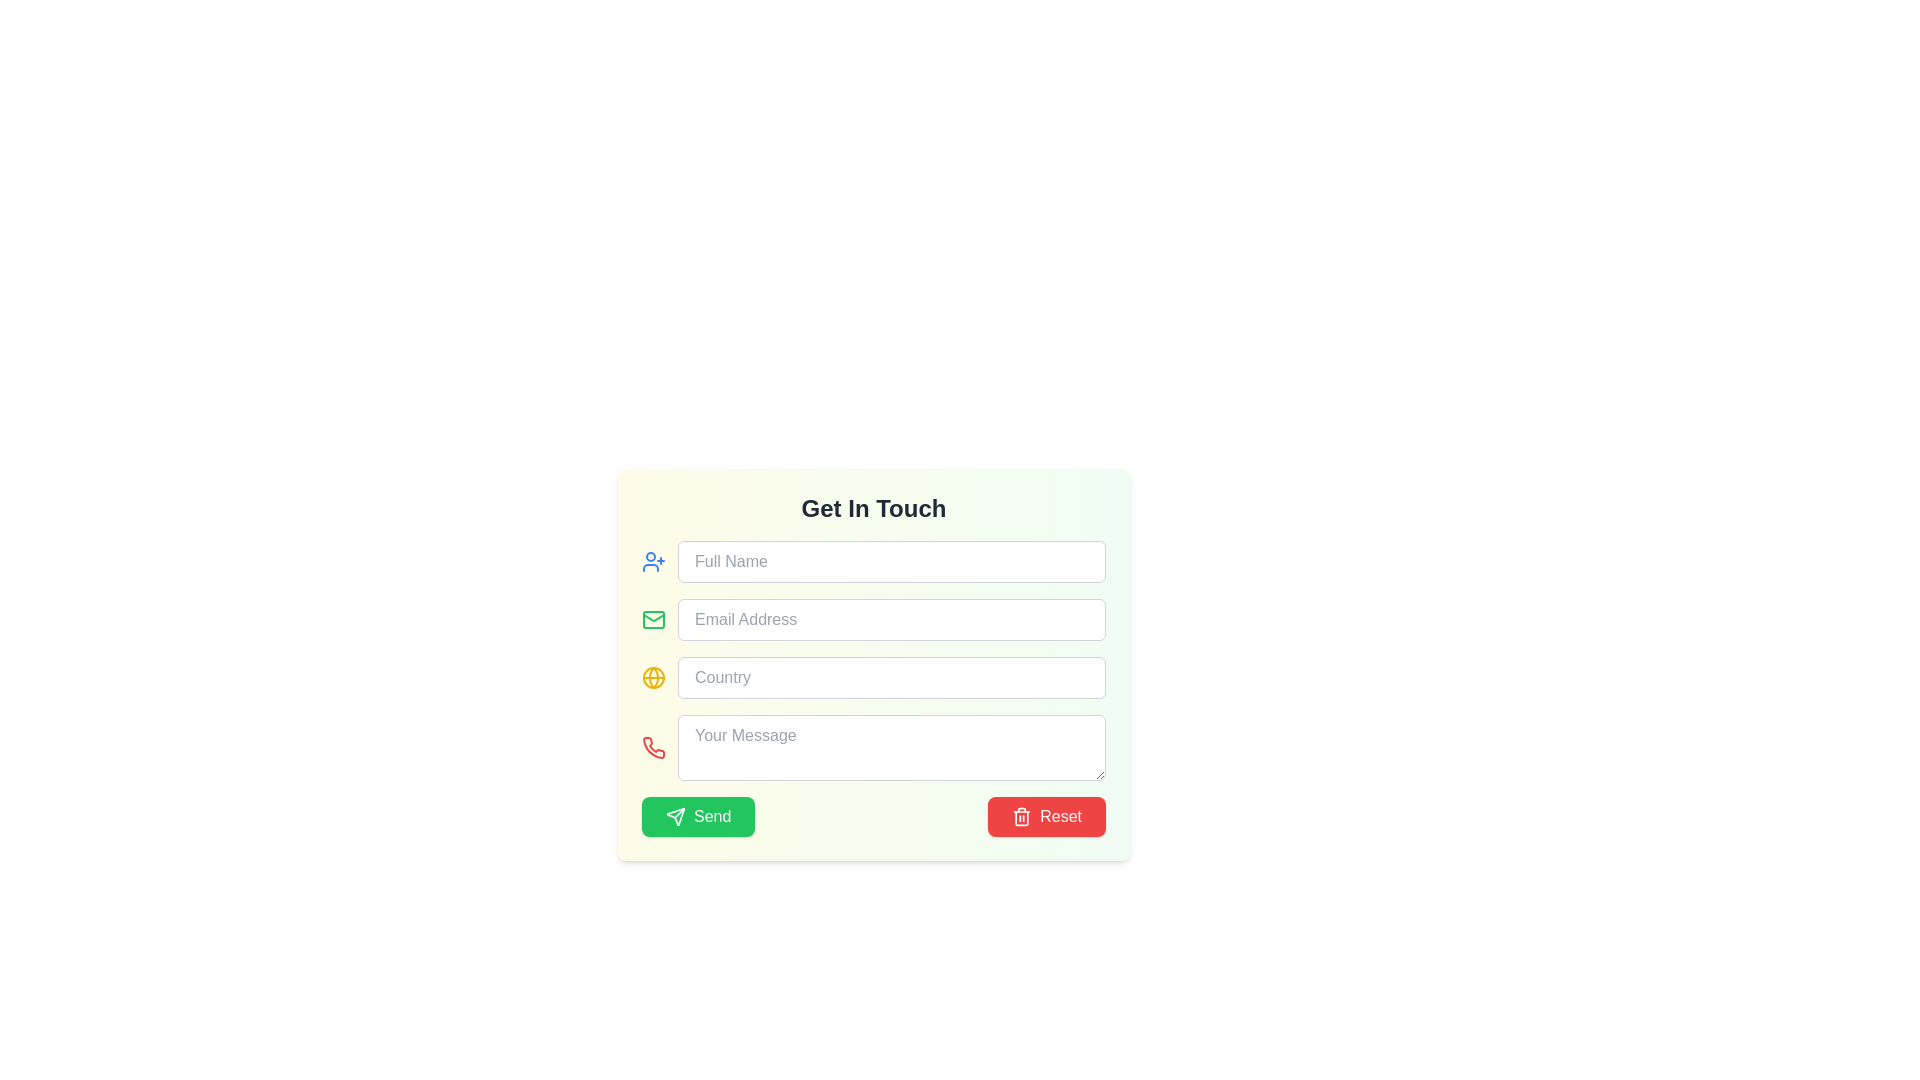  I want to click on the green mail icon that symbolizes the email input field, located to the left of the 'Email Address' input field in the contact form interface, so click(653, 616).